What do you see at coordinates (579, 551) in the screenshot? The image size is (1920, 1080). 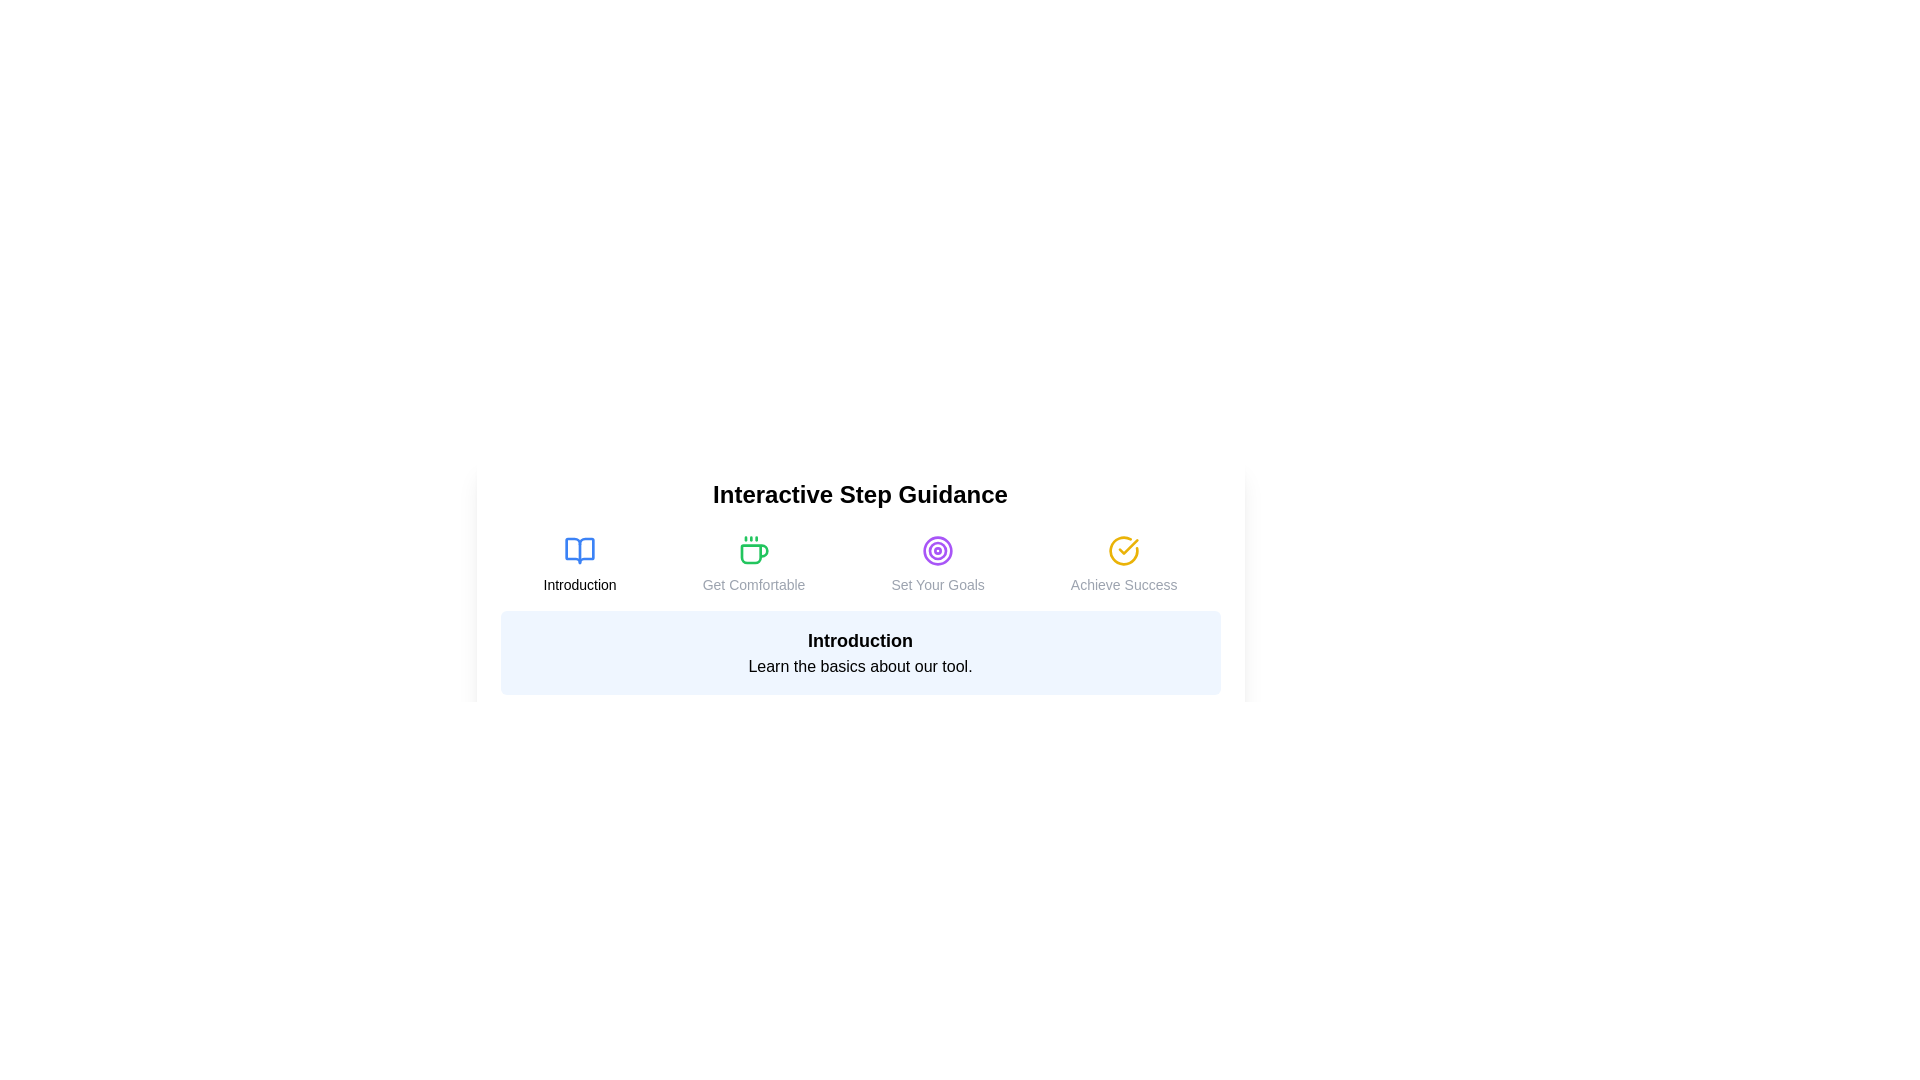 I see `the 'Introduction' icon in the step-by-step navigation interface, which is the first icon in a horizontal list located on the left side above the label 'Introduction'` at bounding box center [579, 551].